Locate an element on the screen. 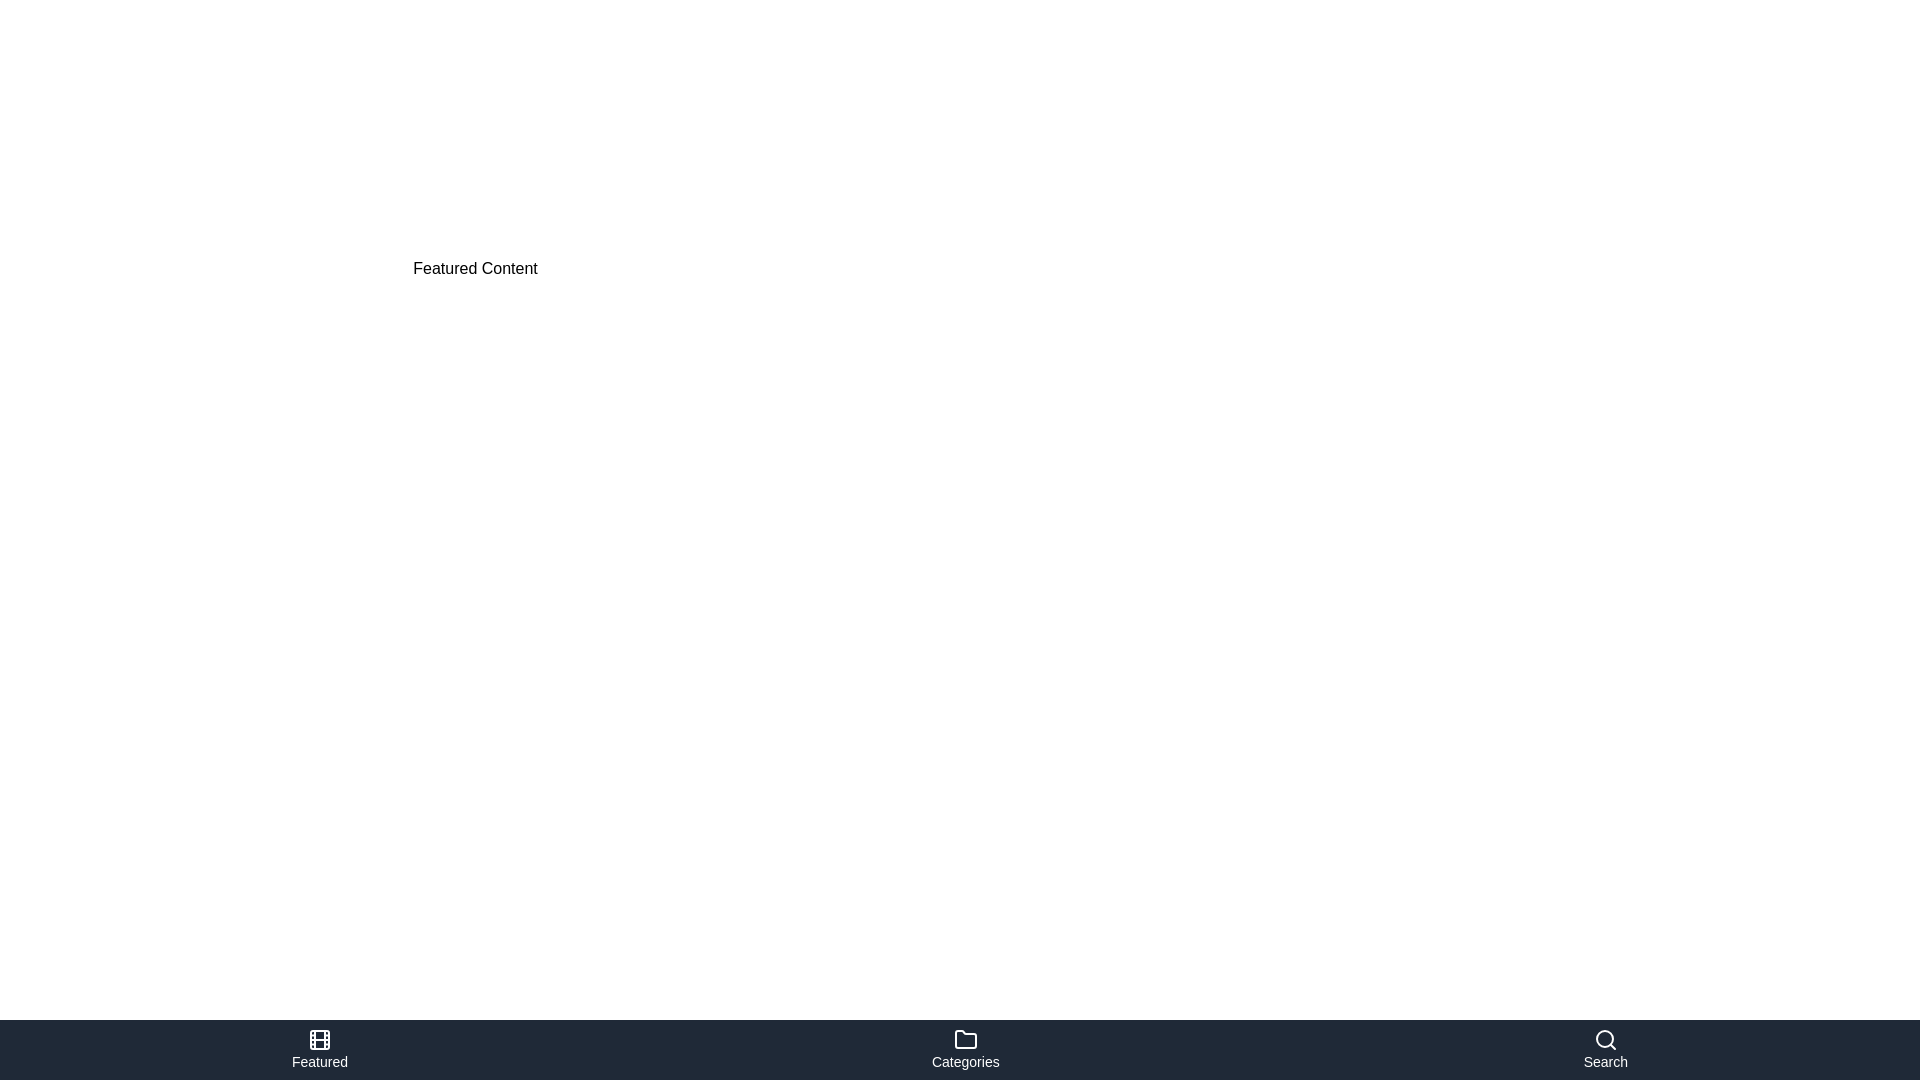 This screenshot has width=1920, height=1080. the 'Categories' icon in the navigation menu is located at coordinates (965, 1038).